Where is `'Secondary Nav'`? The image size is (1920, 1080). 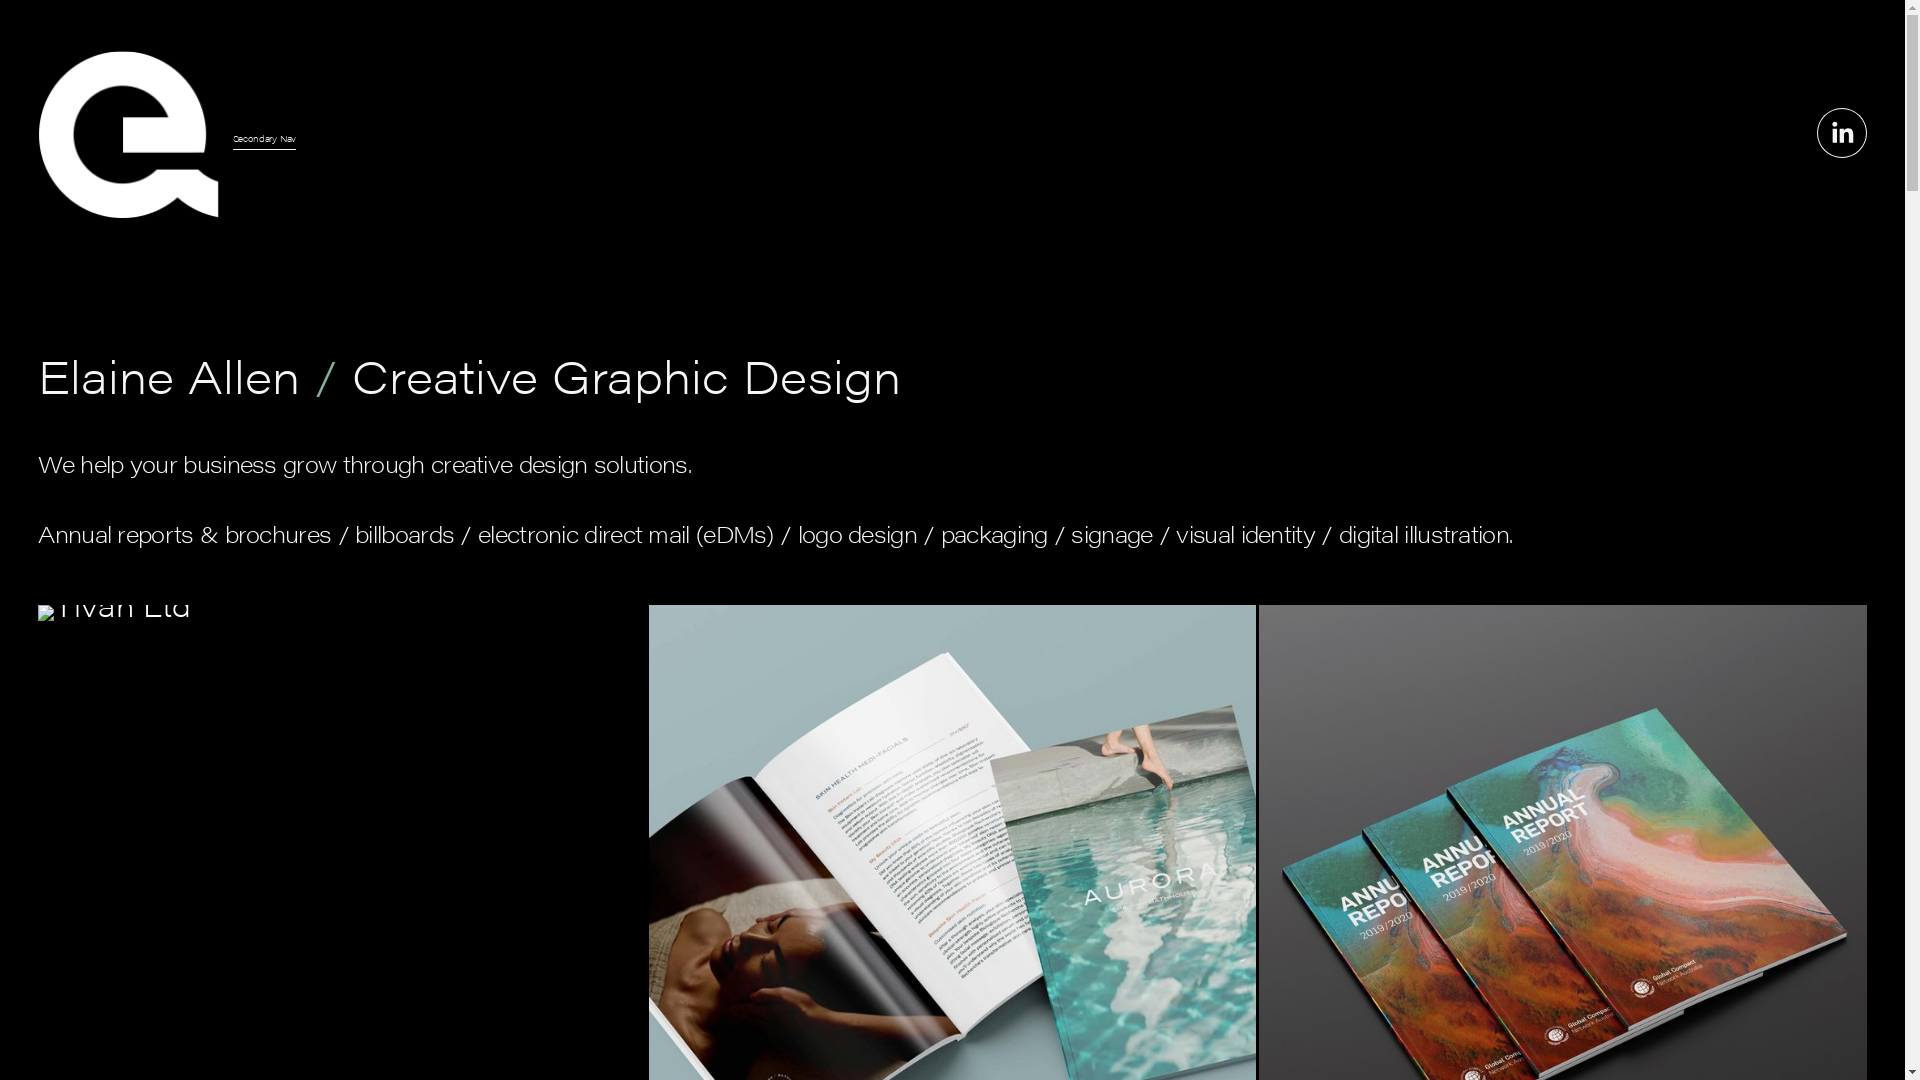
'Secondary Nav' is located at coordinates (233, 137).